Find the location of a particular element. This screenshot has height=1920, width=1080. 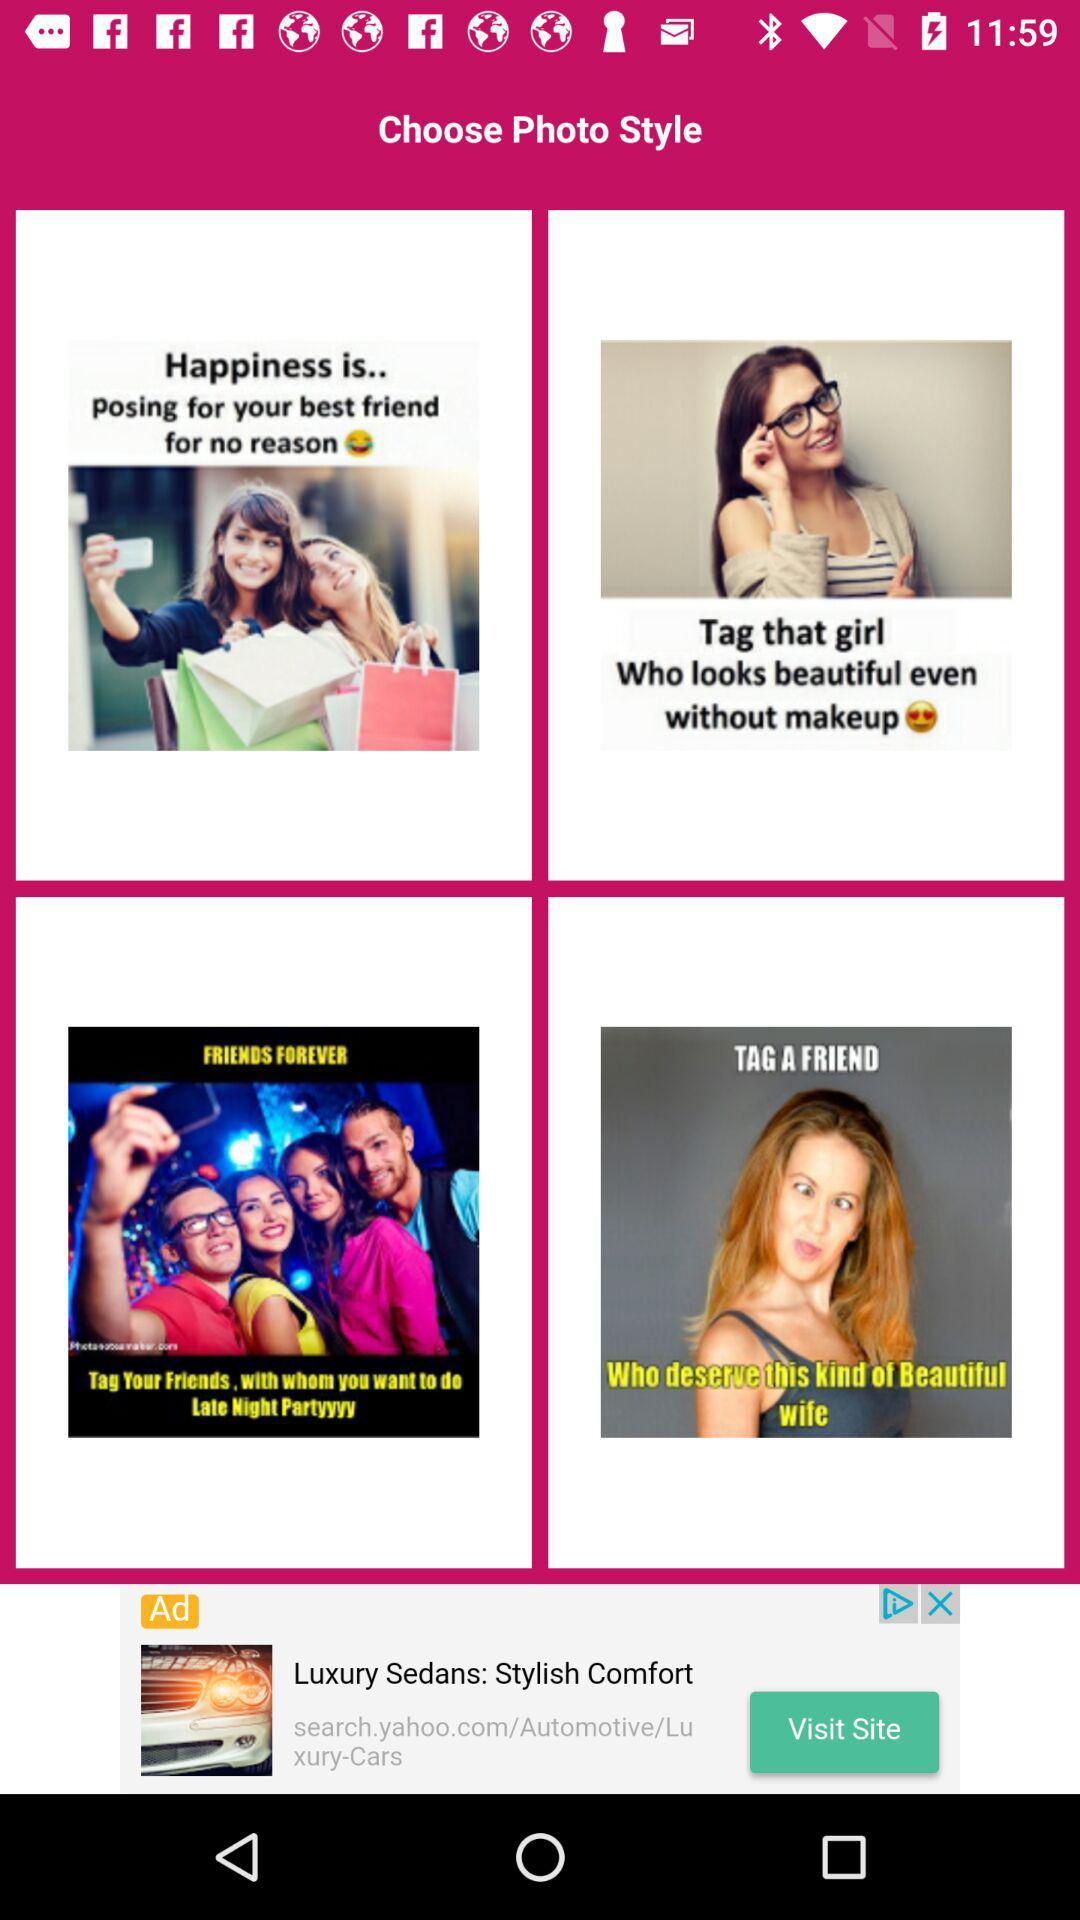

see advertisement is located at coordinates (540, 1688).